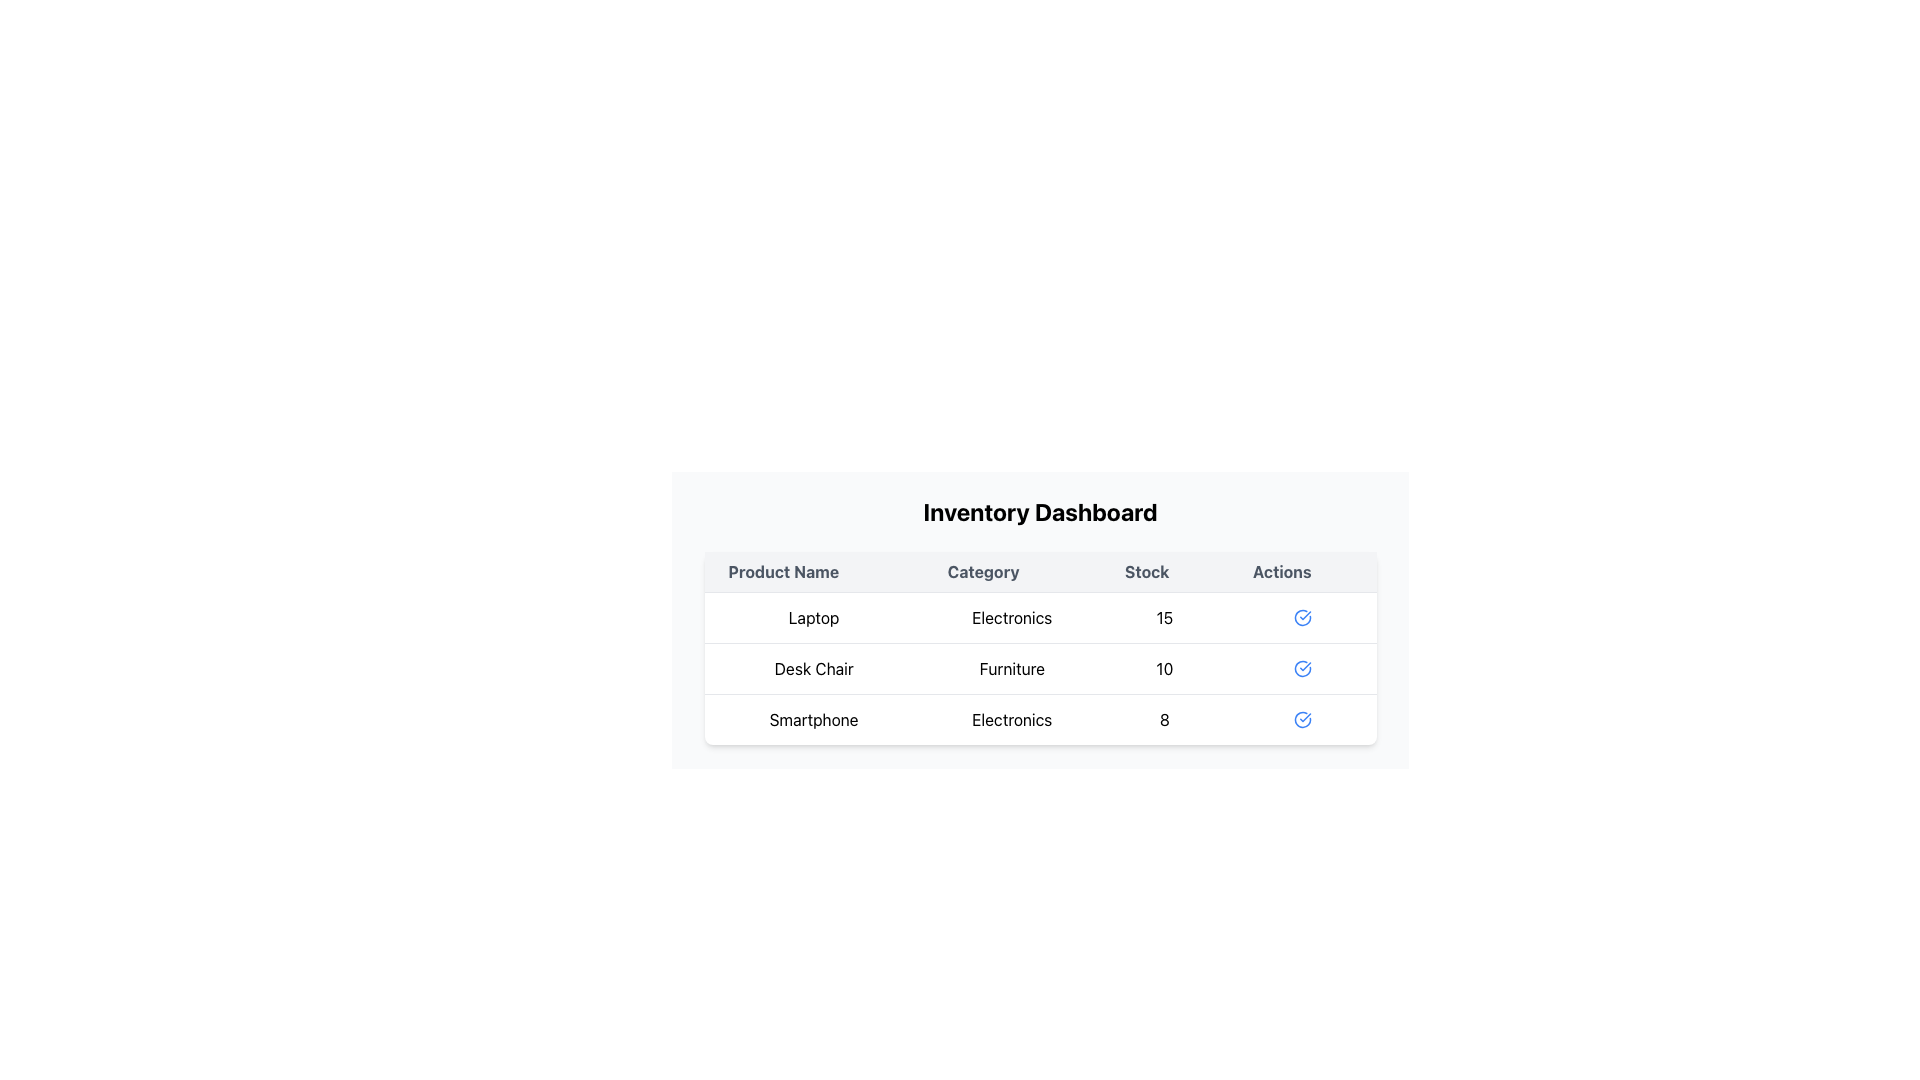 This screenshot has height=1080, width=1920. Describe the element at coordinates (1164, 718) in the screenshot. I see `the text element displaying the stock quantity of 'Smartphone' in the inventory dashboard, which is located in the last column under the 'Stock' header of the table` at that location.